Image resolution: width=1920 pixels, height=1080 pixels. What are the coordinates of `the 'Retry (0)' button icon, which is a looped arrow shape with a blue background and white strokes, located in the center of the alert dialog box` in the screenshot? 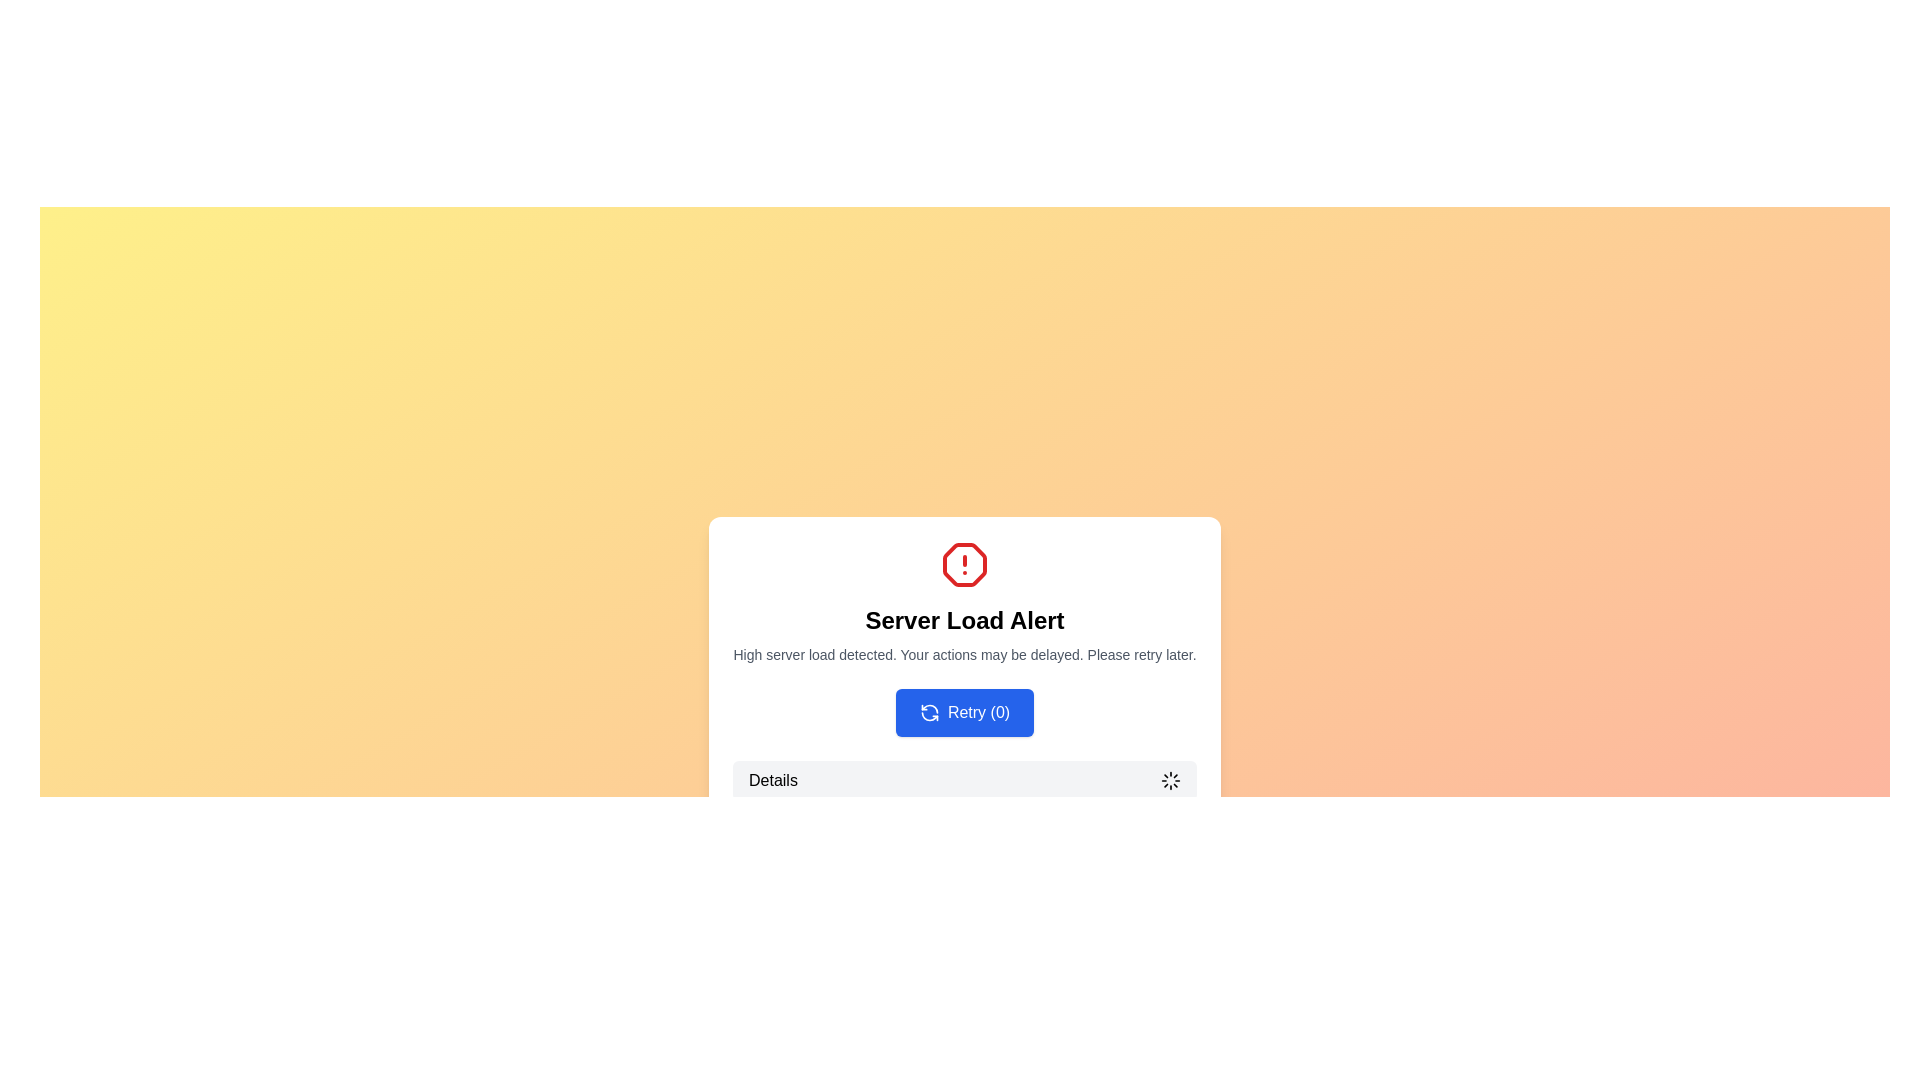 It's located at (928, 712).